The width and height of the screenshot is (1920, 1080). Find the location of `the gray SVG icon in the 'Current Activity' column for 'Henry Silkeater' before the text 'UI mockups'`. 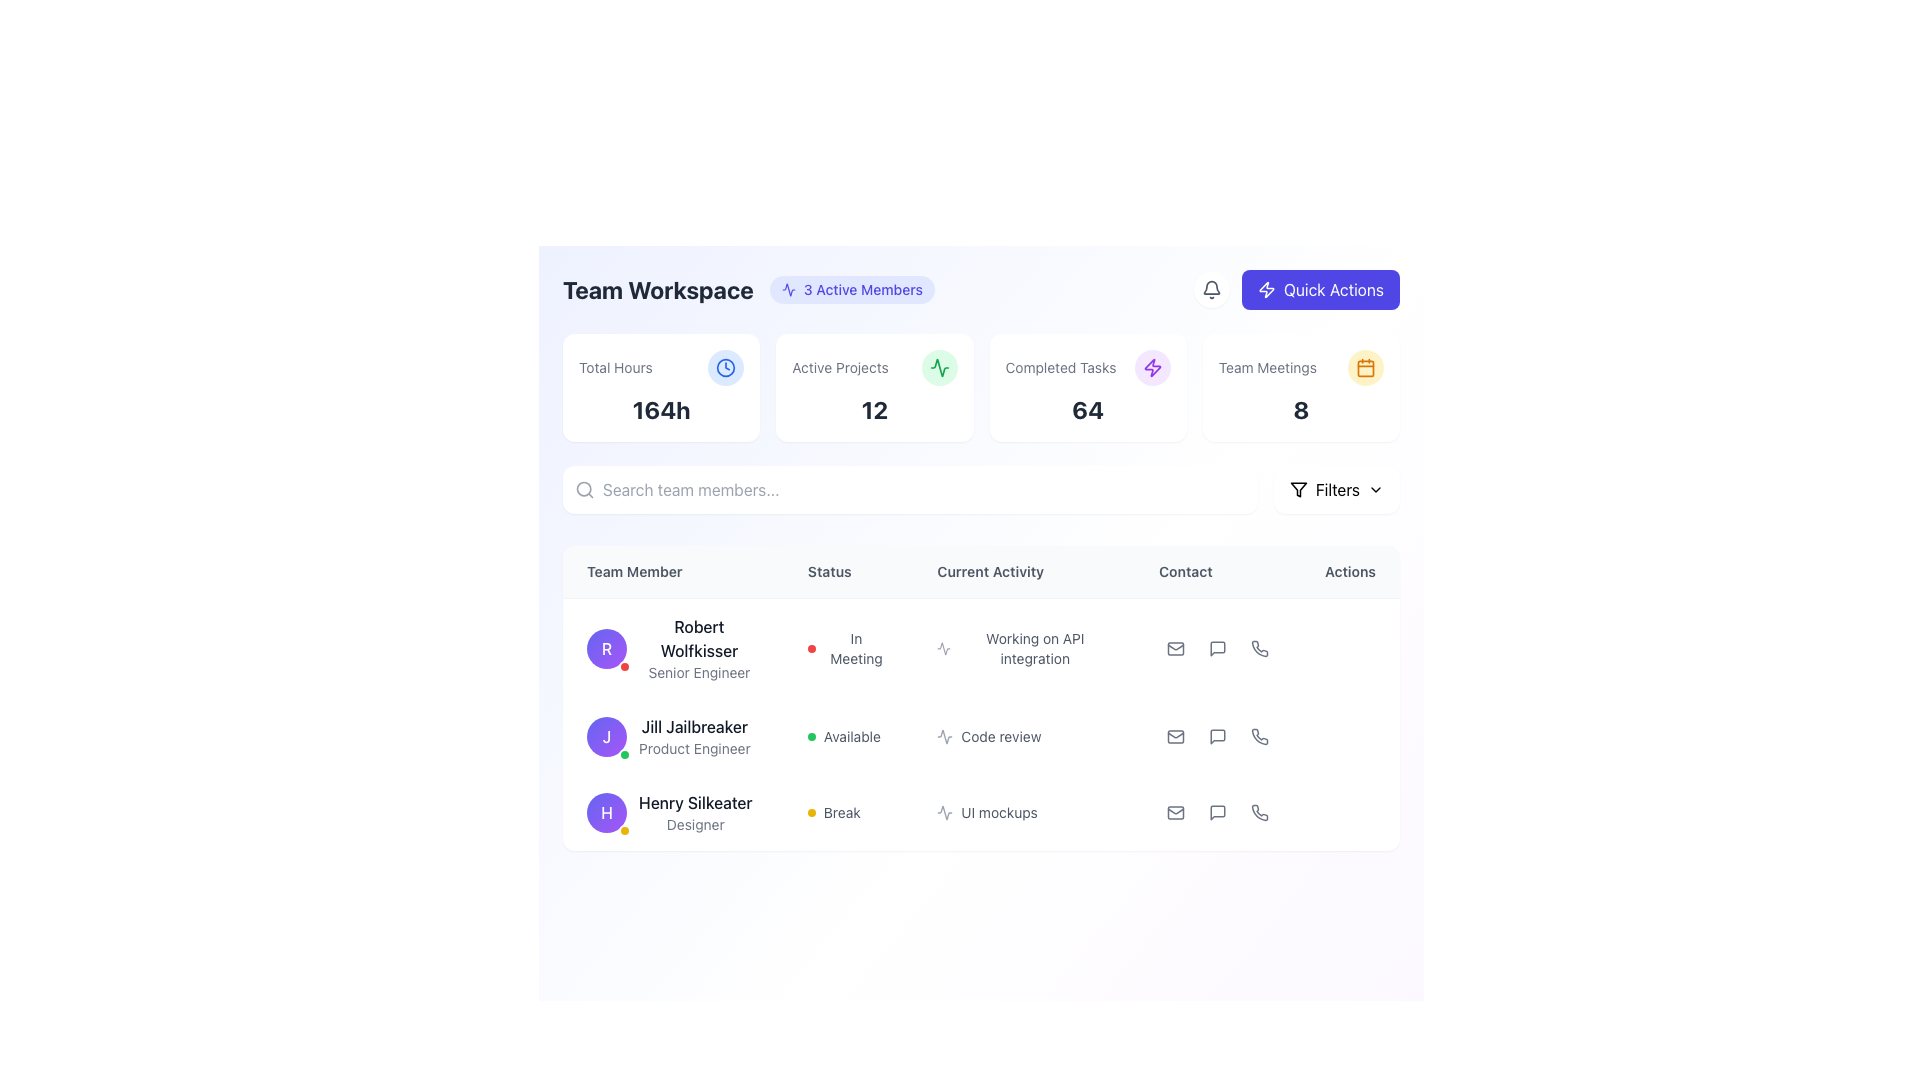

the gray SVG icon in the 'Current Activity' column for 'Henry Silkeater' before the text 'UI mockups' is located at coordinates (944, 813).